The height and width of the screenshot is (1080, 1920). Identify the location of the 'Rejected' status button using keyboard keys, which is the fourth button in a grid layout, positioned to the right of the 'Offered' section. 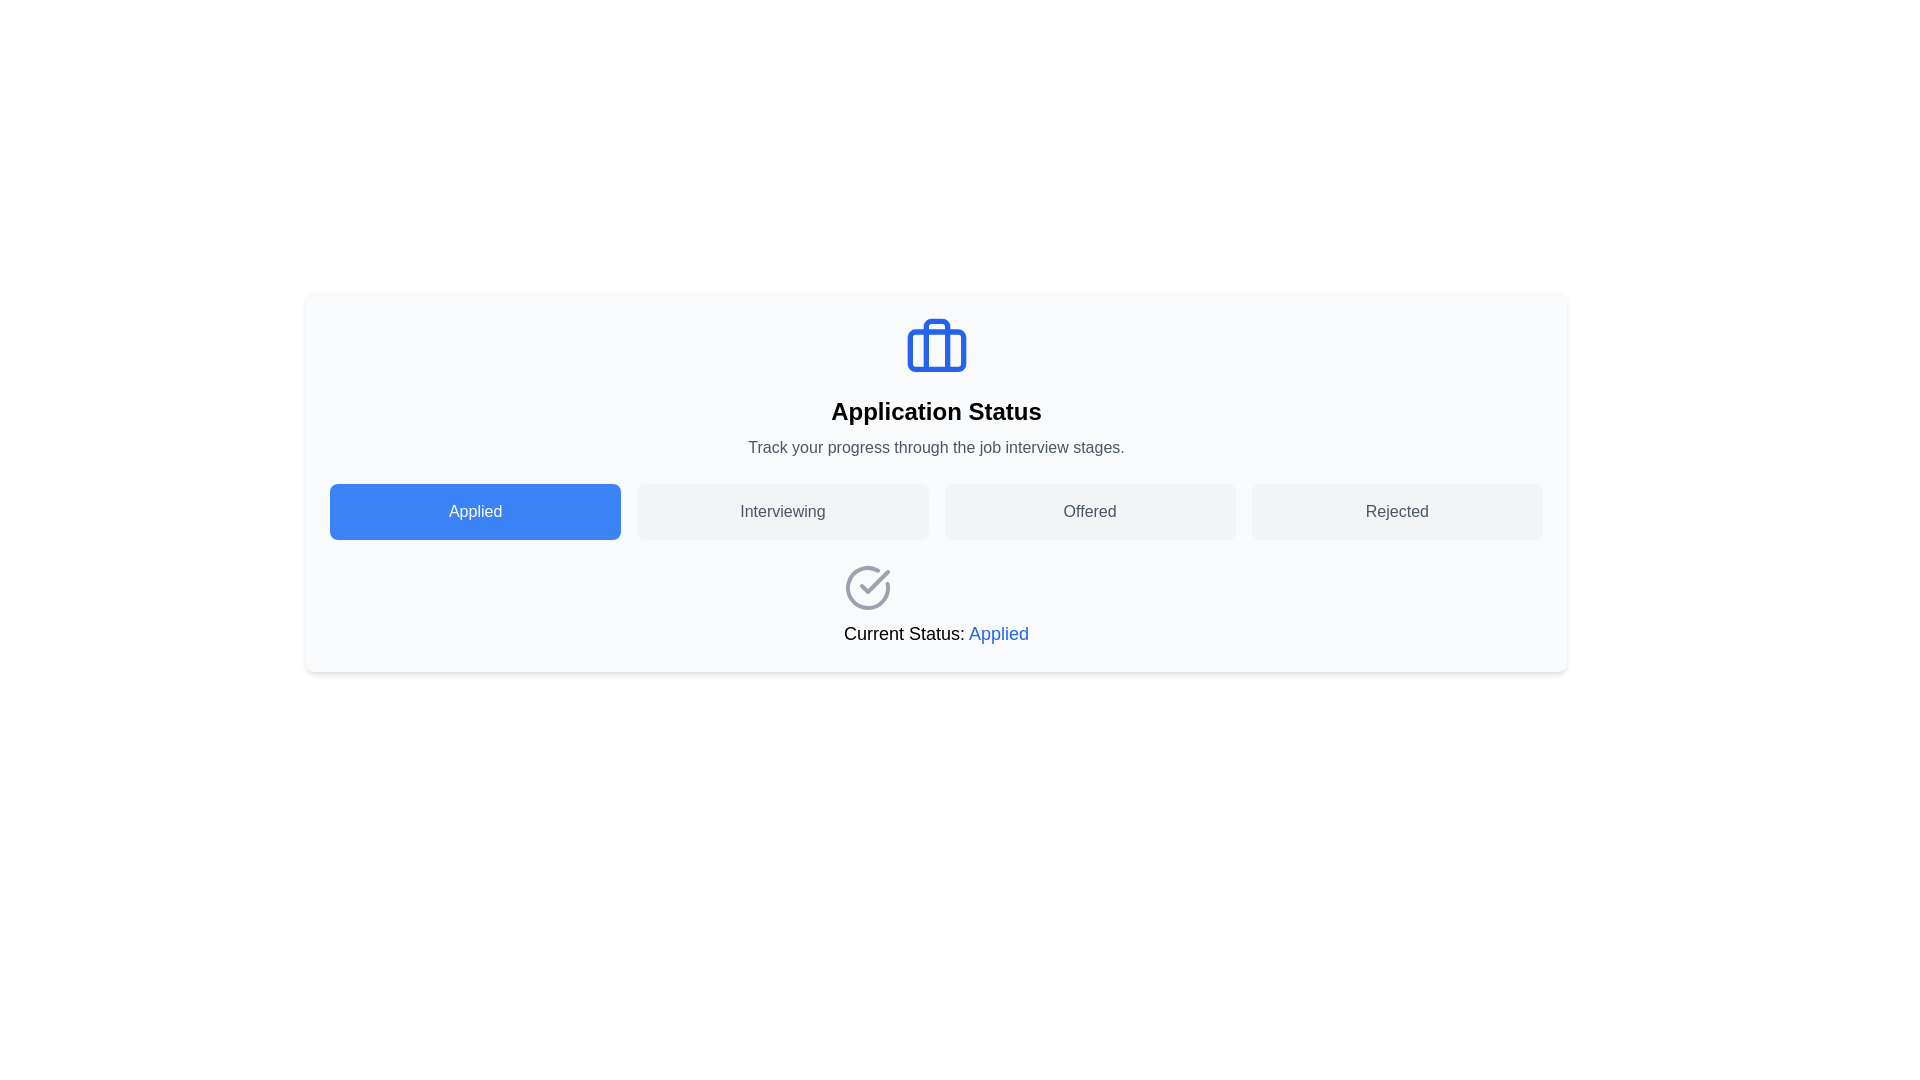
(1396, 511).